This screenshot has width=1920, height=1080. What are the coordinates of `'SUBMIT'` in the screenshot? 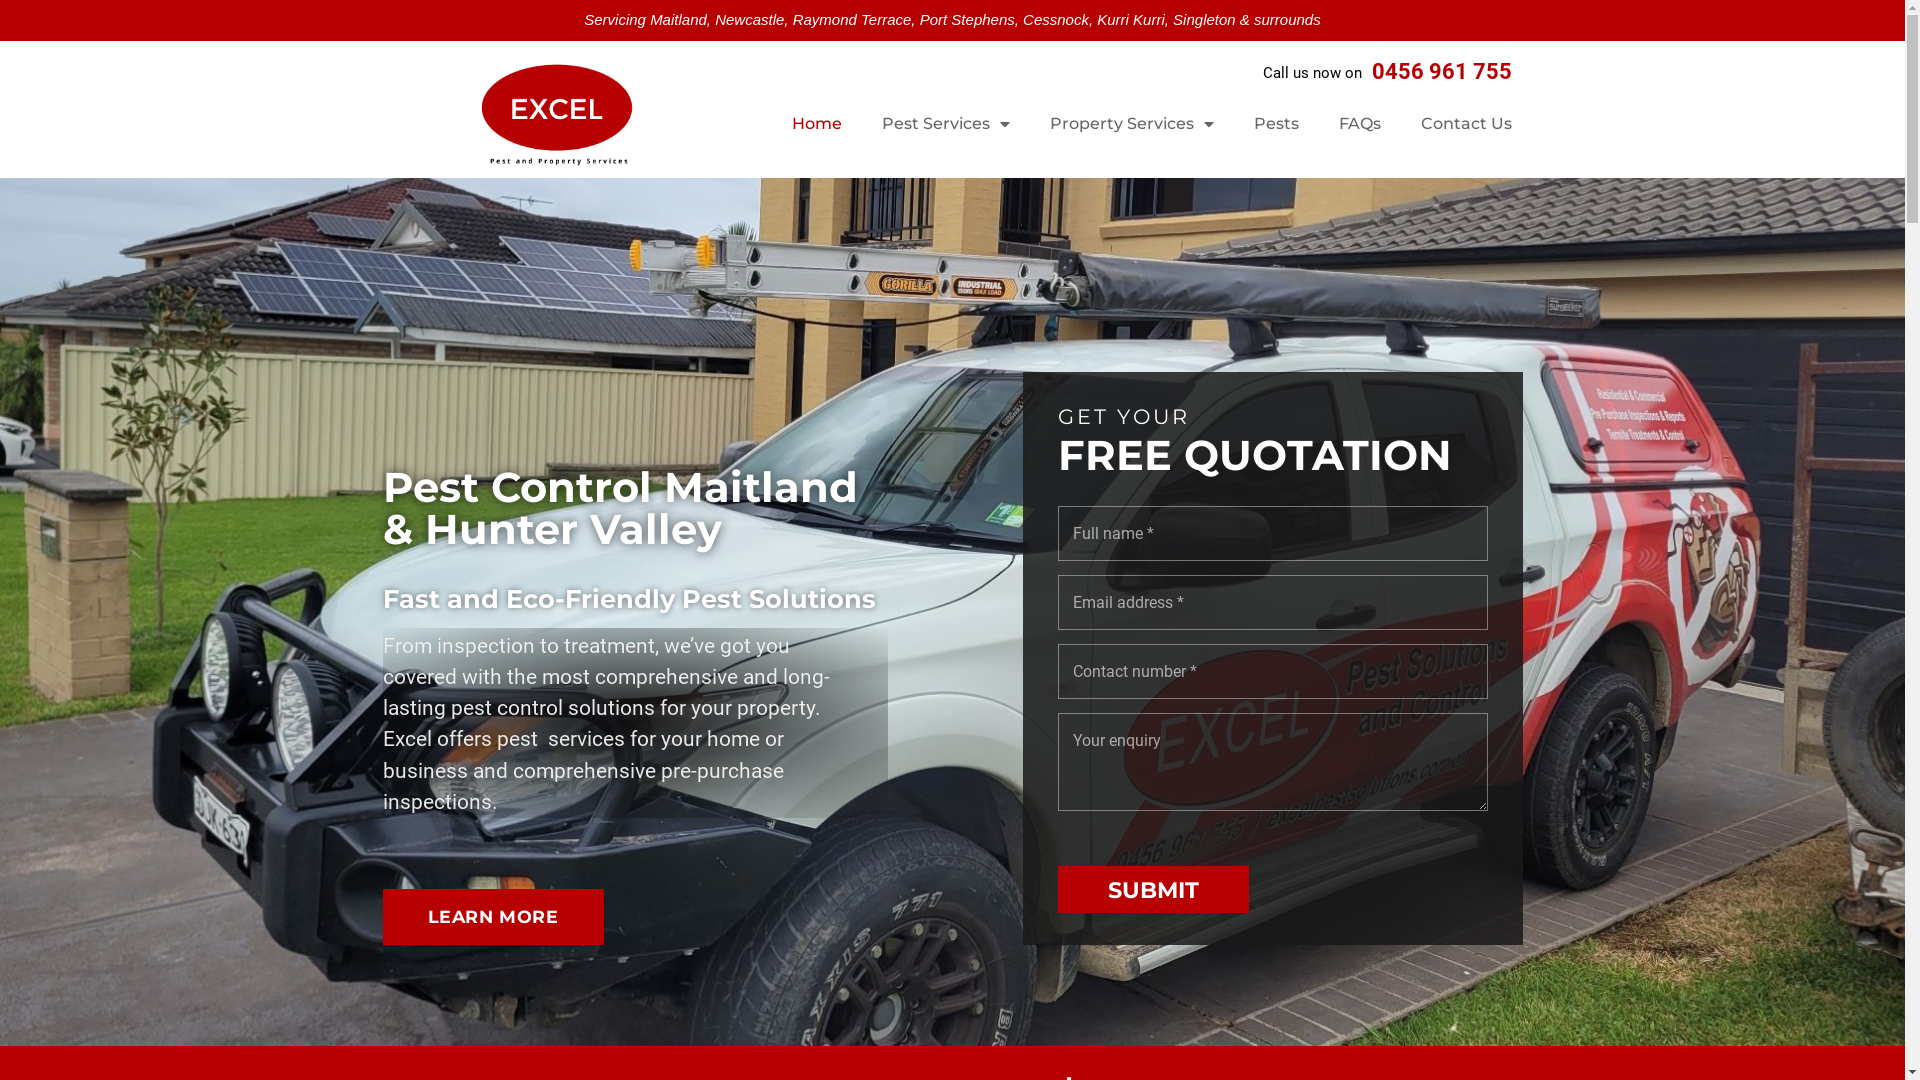 It's located at (1153, 888).